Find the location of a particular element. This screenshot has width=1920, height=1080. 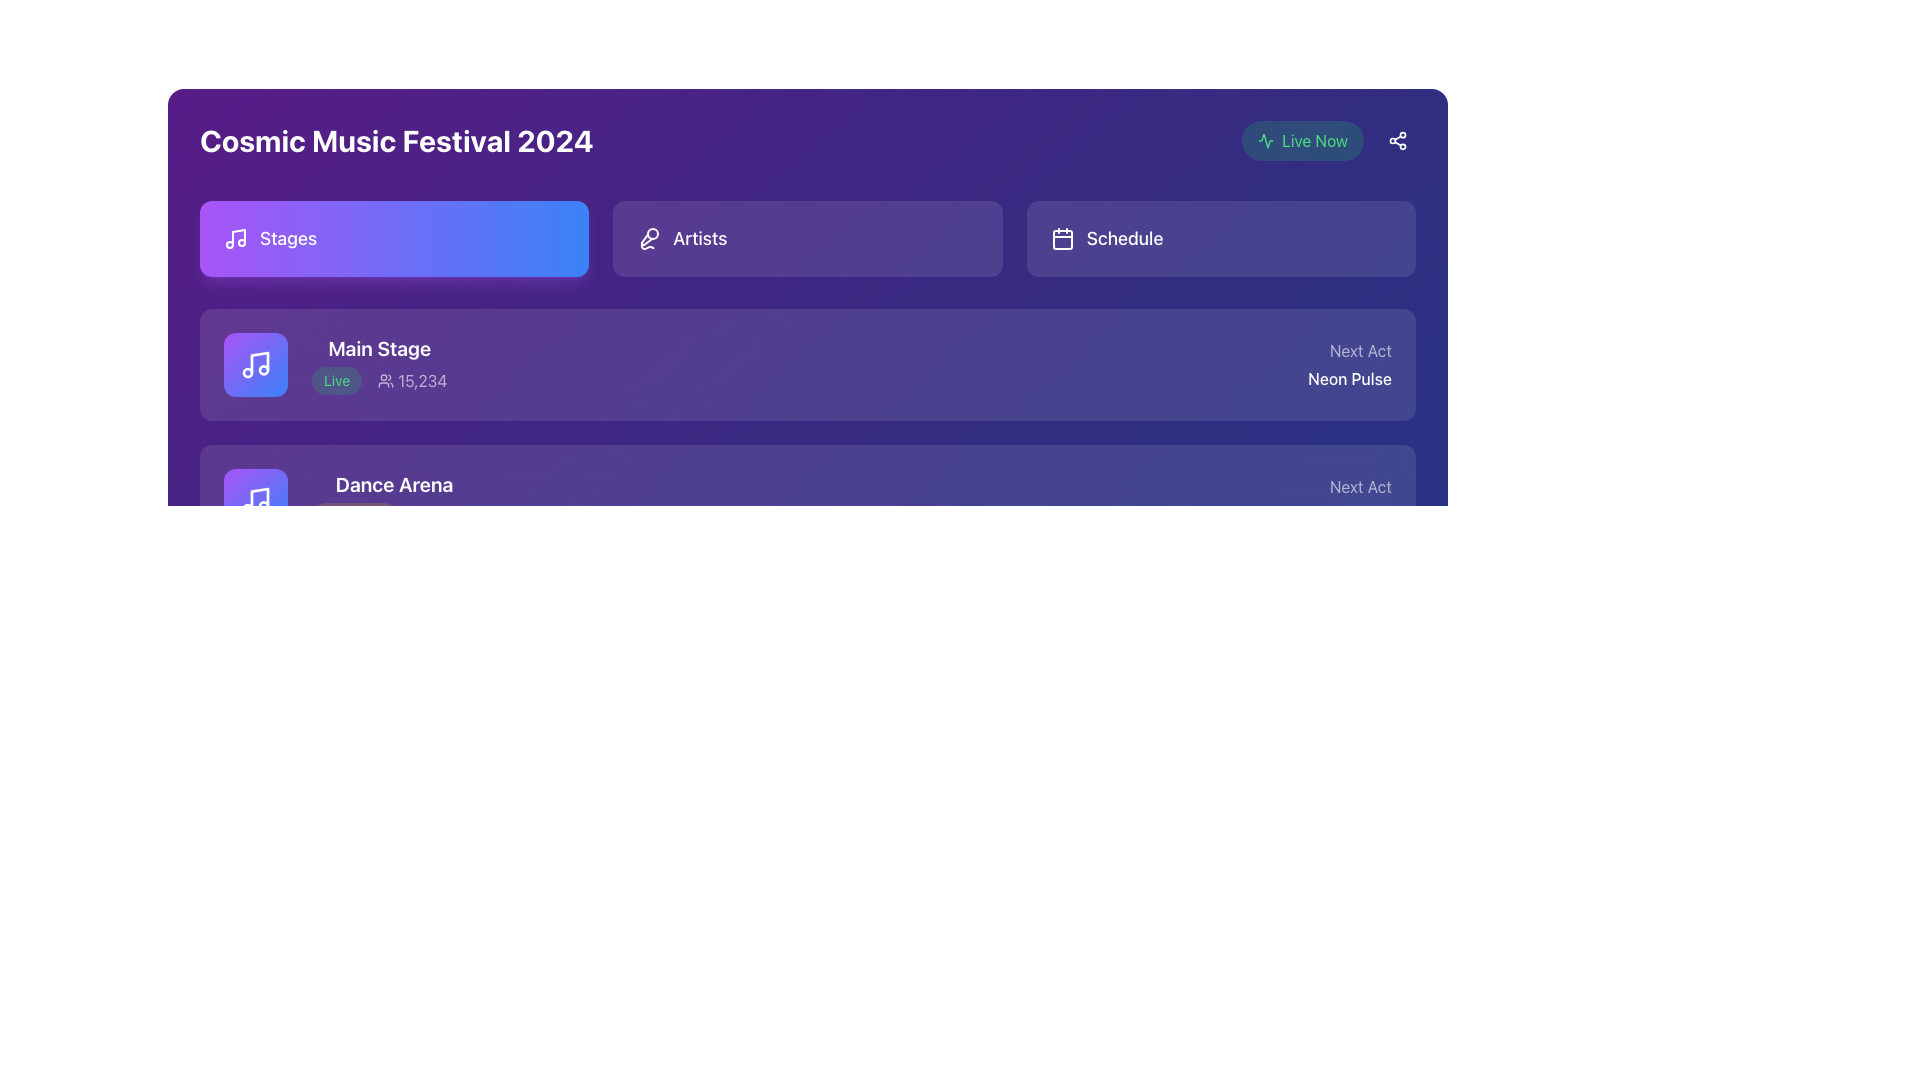

the music festival stages icon located inside the 'Stages' button, positioned to the left of the button's text label is located at coordinates (235, 238).